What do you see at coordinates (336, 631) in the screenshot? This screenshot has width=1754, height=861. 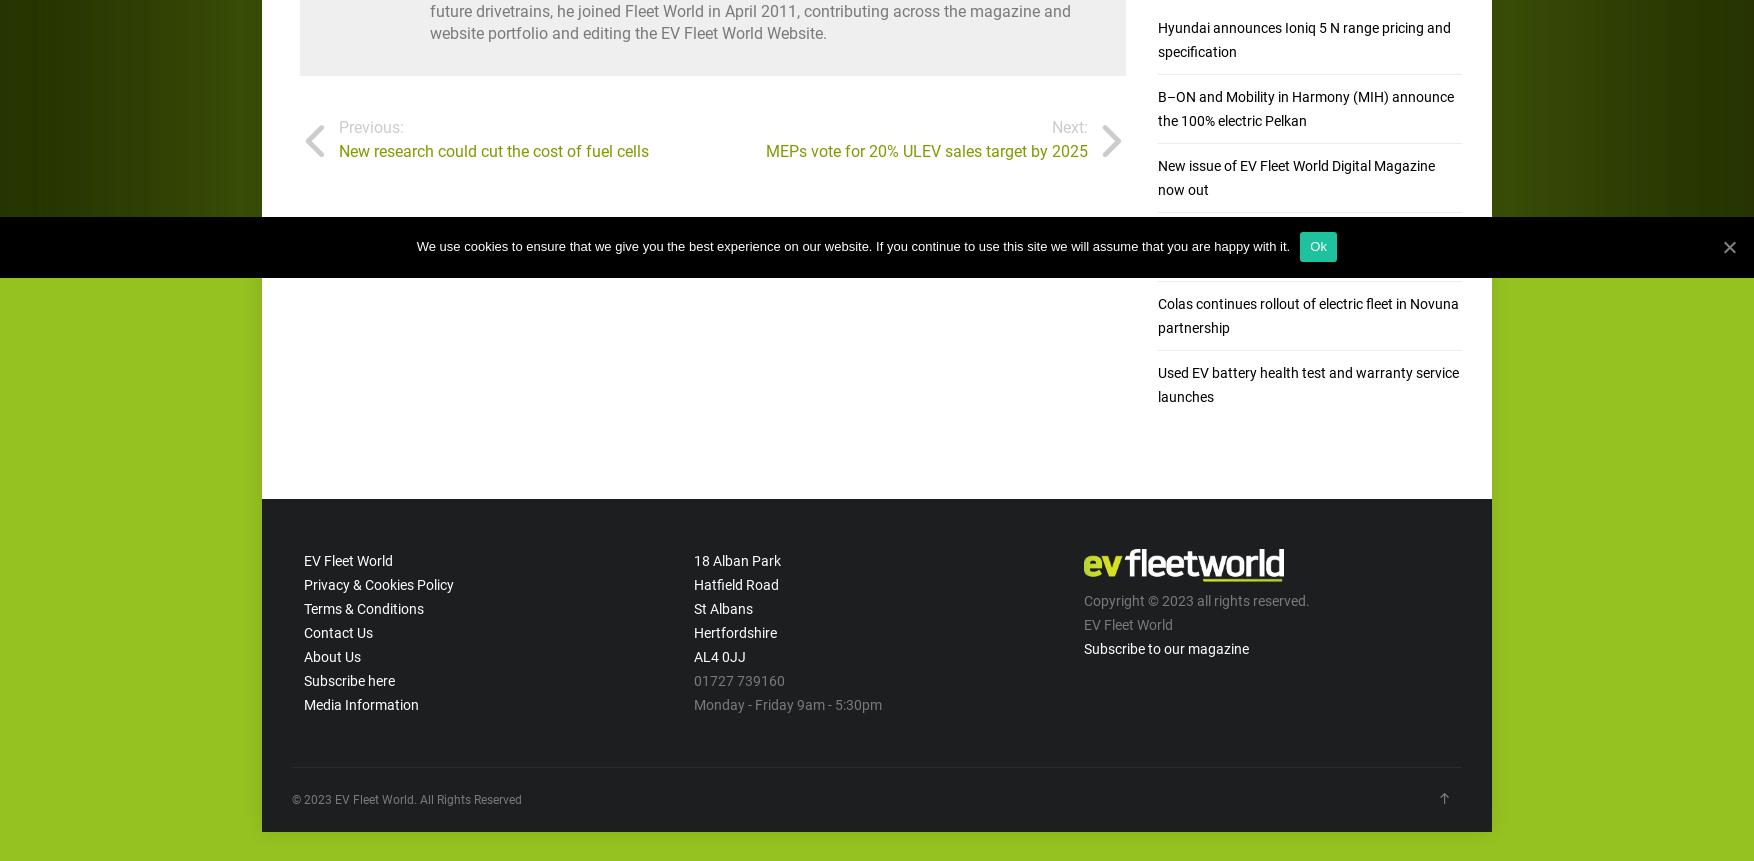 I see `'Contact Us'` at bounding box center [336, 631].